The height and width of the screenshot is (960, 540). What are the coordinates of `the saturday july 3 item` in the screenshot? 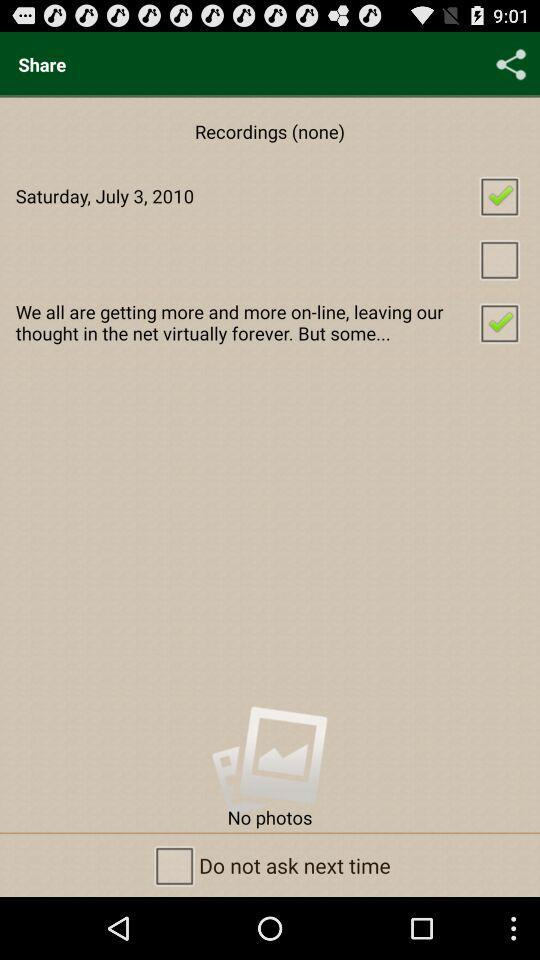 It's located at (270, 195).